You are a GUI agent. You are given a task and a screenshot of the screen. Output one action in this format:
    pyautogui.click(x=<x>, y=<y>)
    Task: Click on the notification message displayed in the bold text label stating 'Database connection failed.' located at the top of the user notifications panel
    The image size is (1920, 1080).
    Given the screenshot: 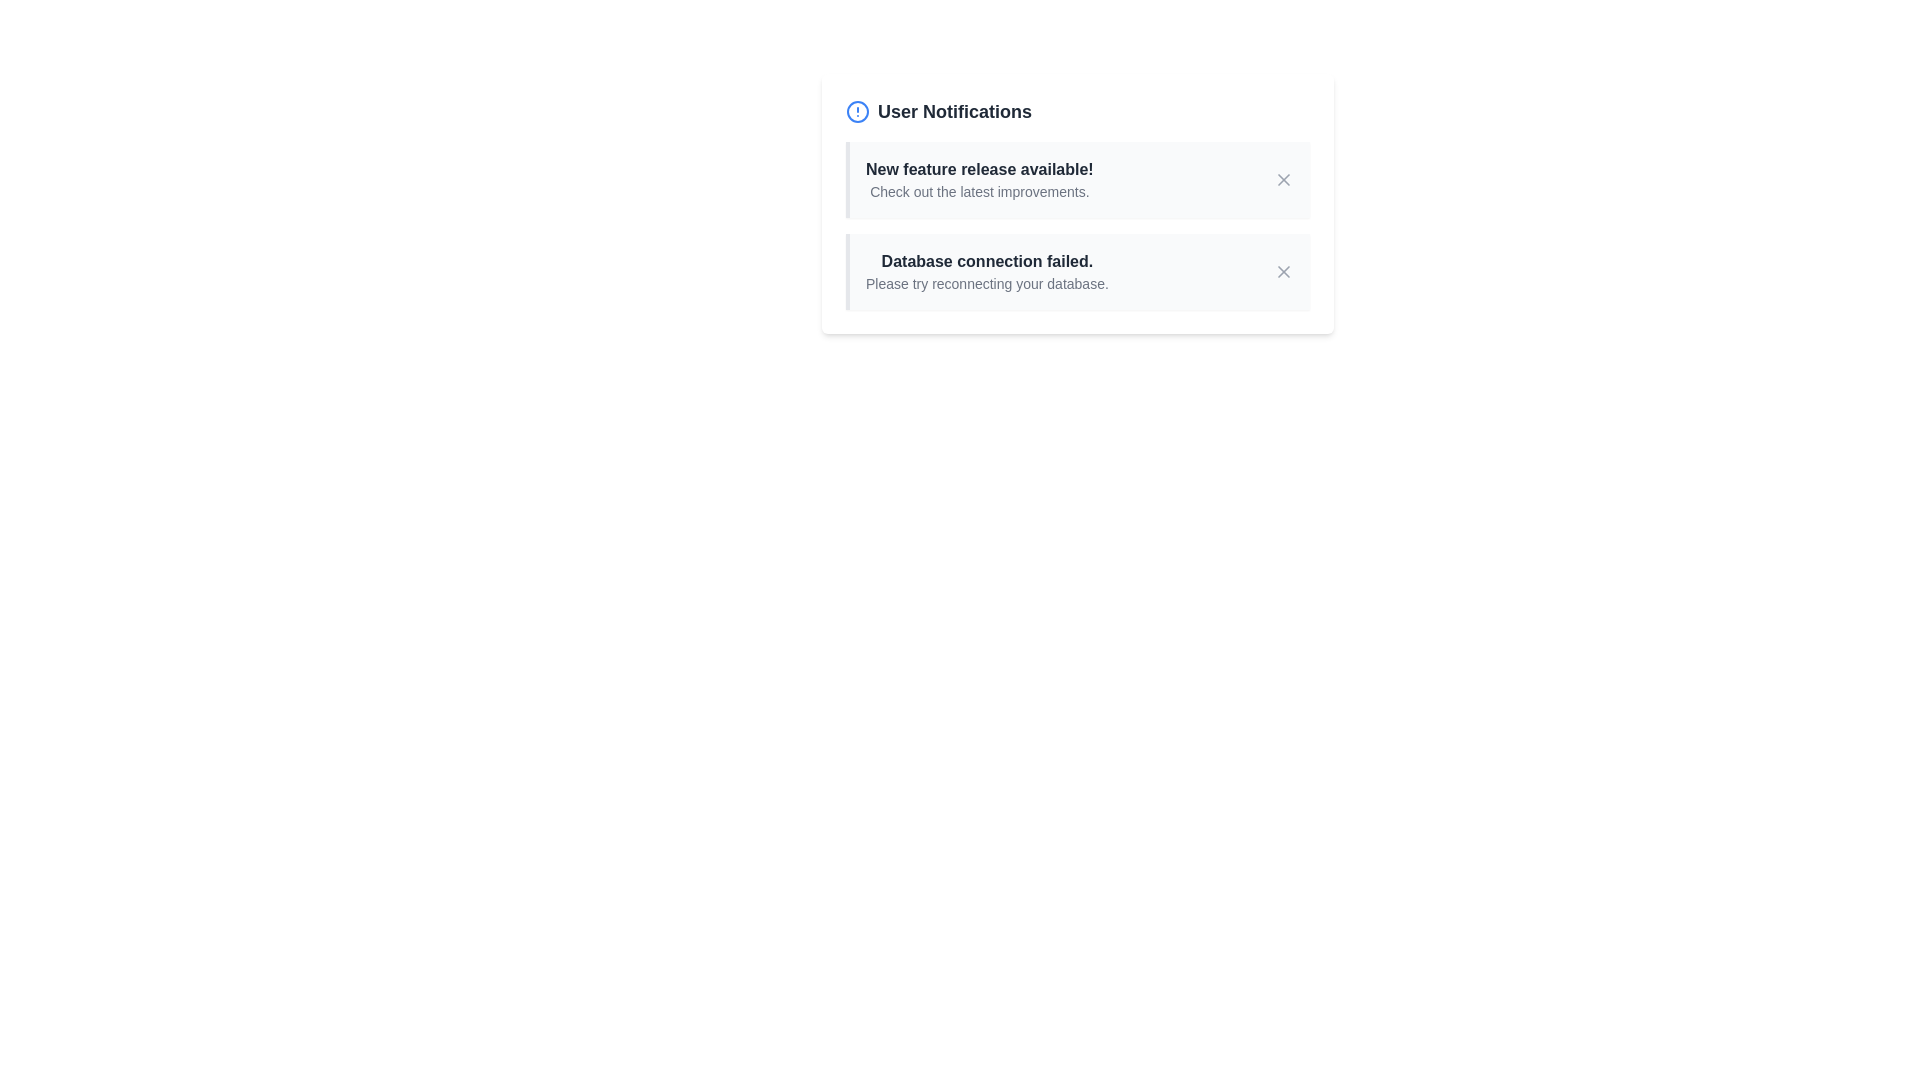 What is the action you would take?
    pyautogui.click(x=987, y=261)
    